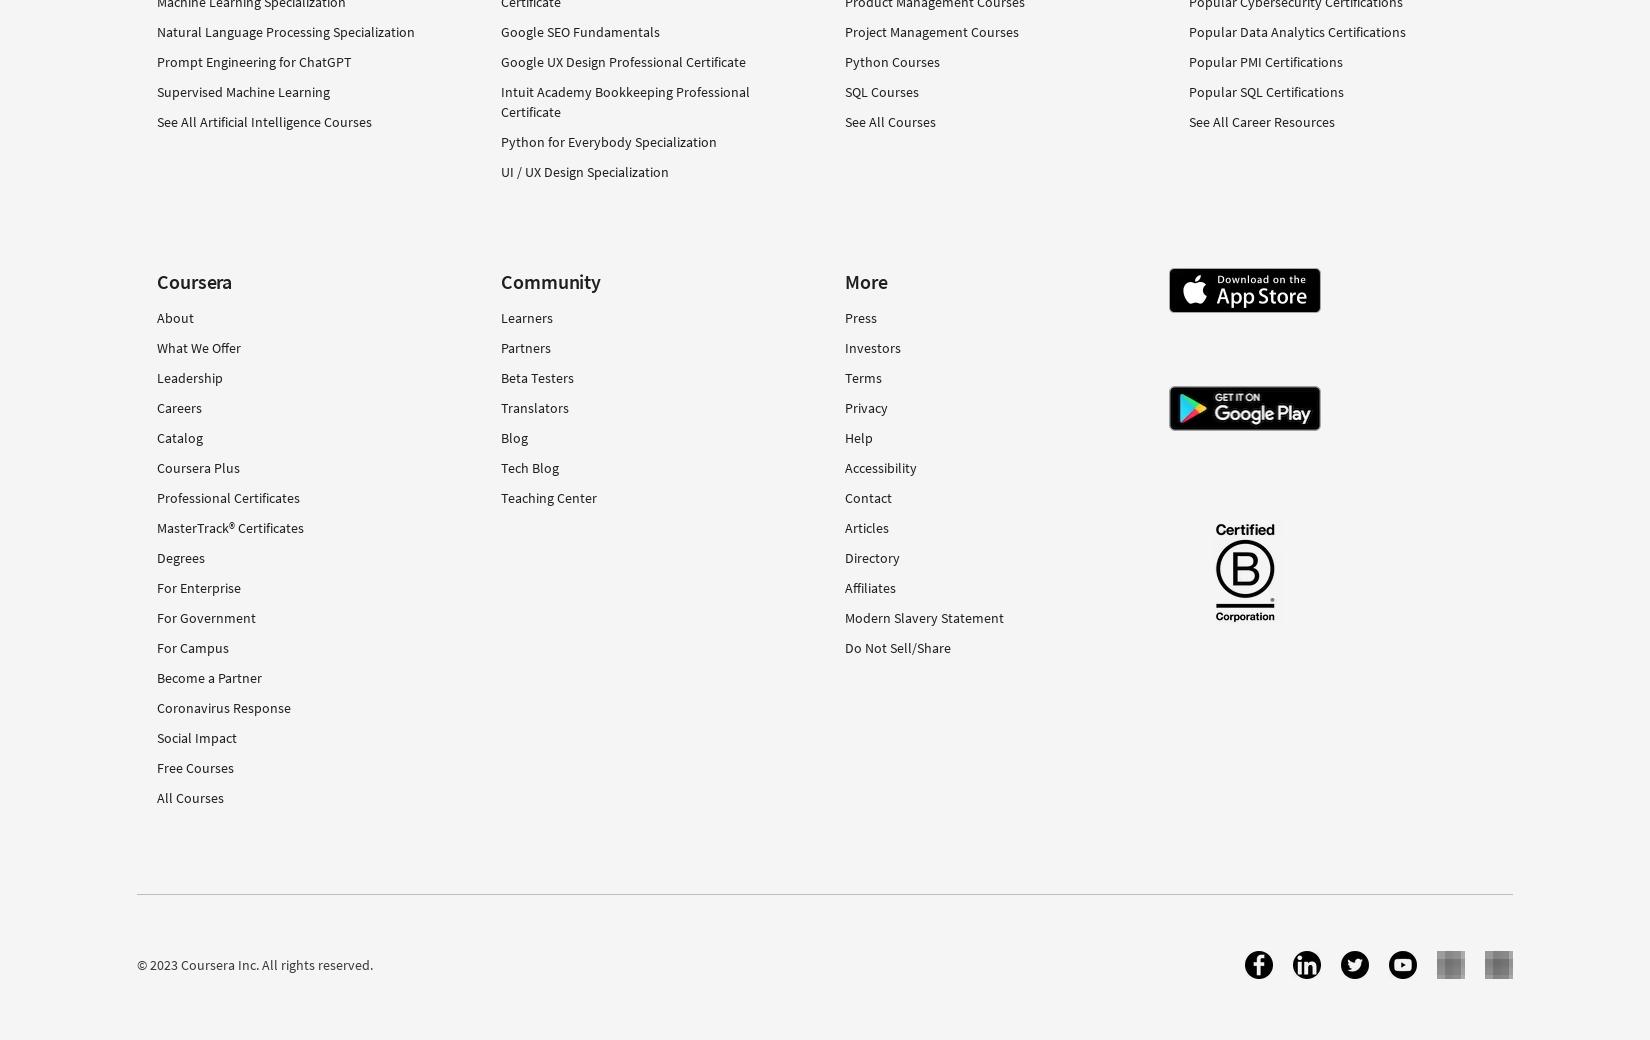 This screenshot has height=1040, width=1650. I want to click on 'Blog', so click(513, 437).